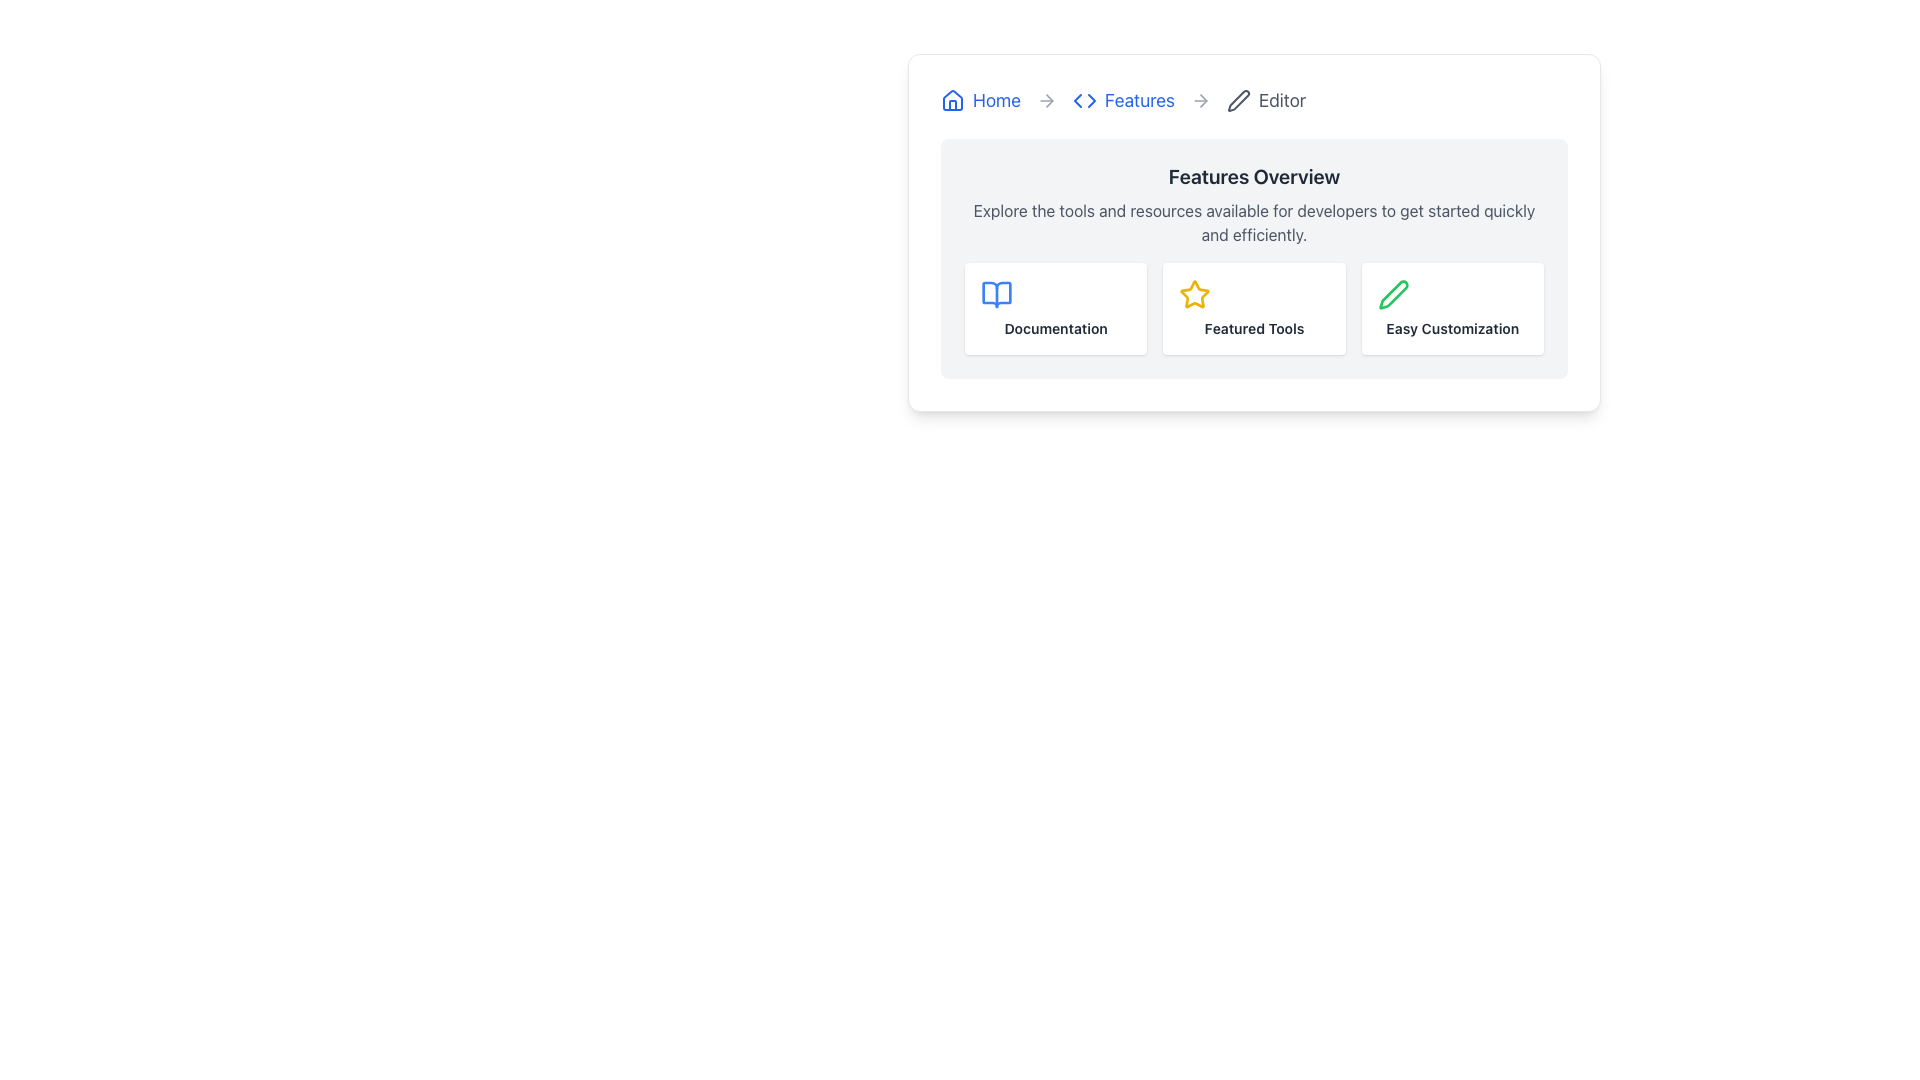  Describe the element at coordinates (1237, 100) in the screenshot. I see `the pen icon located in the breadcrumb navigation next to the 'Editor' text, which represents the edit functionality` at that location.